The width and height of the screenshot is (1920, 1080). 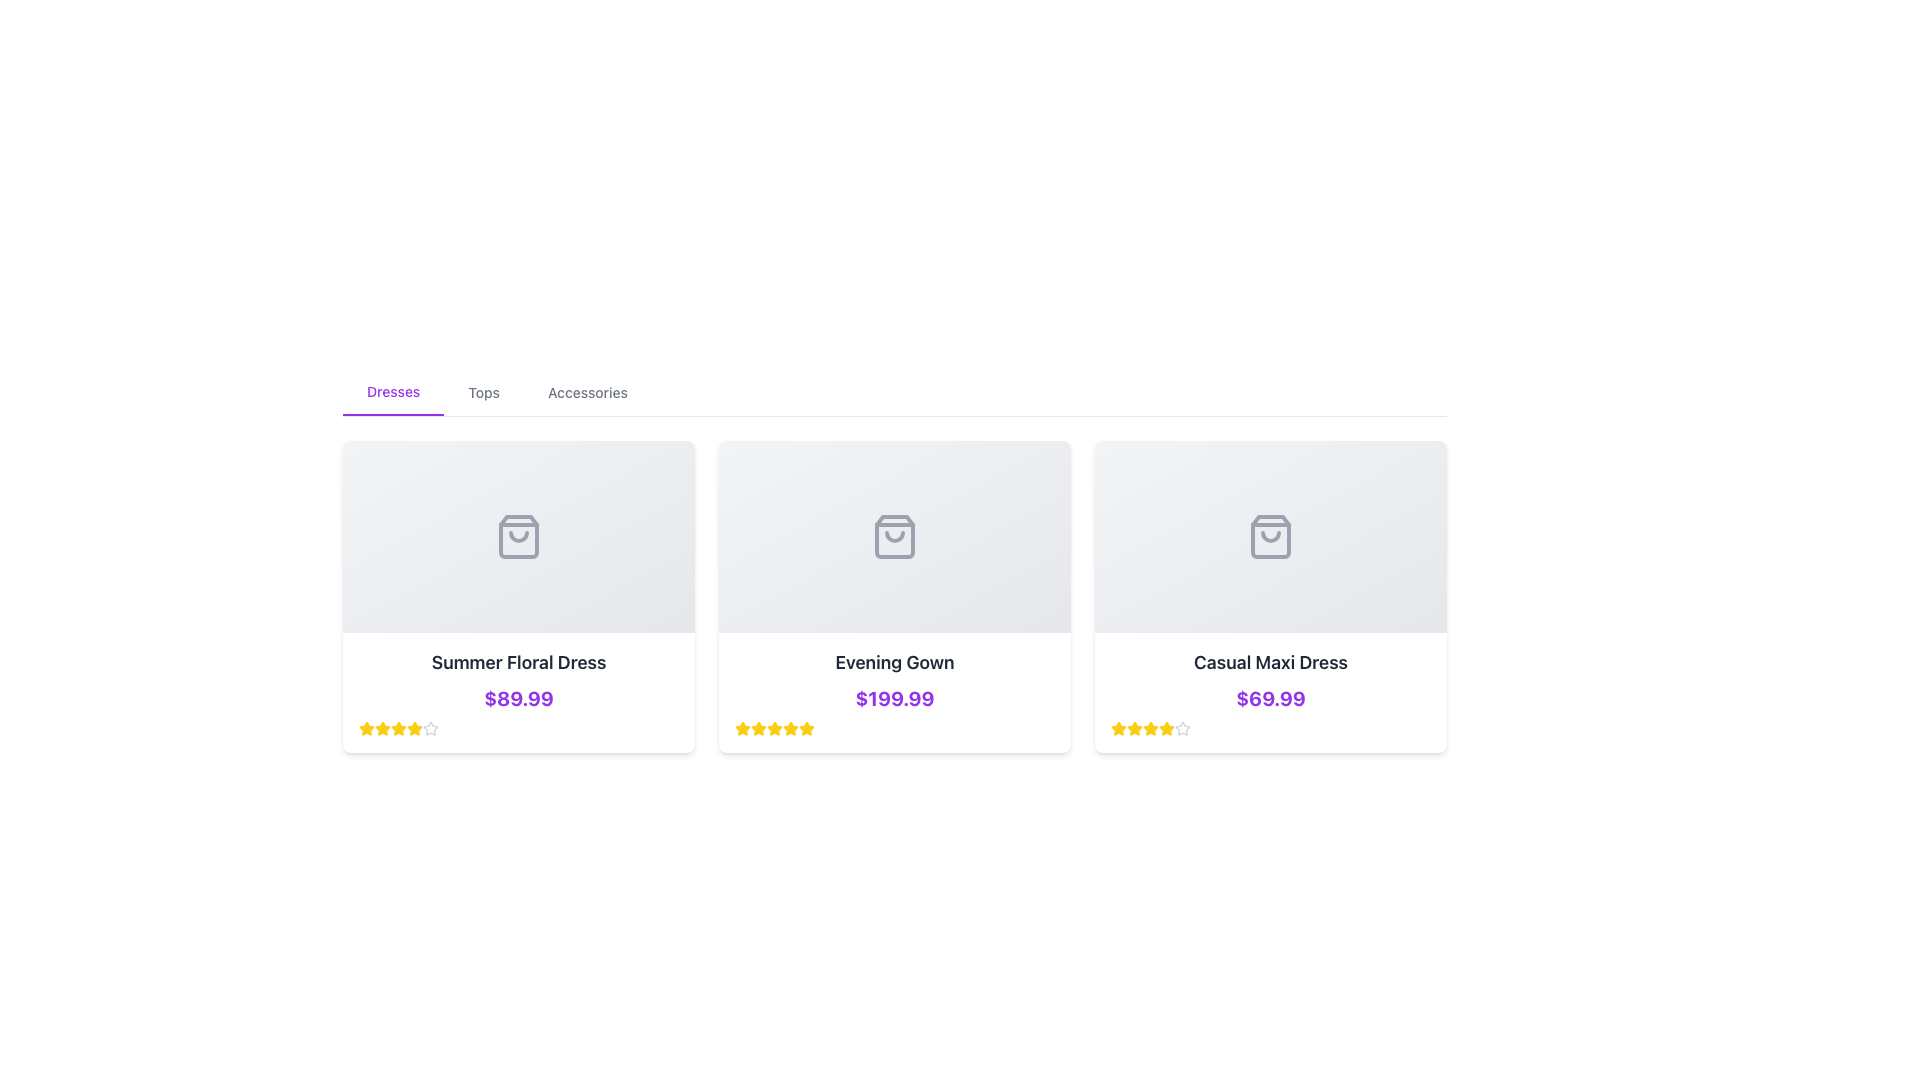 What do you see at coordinates (893, 535) in the screenshot?
I see `the shopping bag icon located in the second card labeled 'Evening Gown'` at bounding box center [893, 535].